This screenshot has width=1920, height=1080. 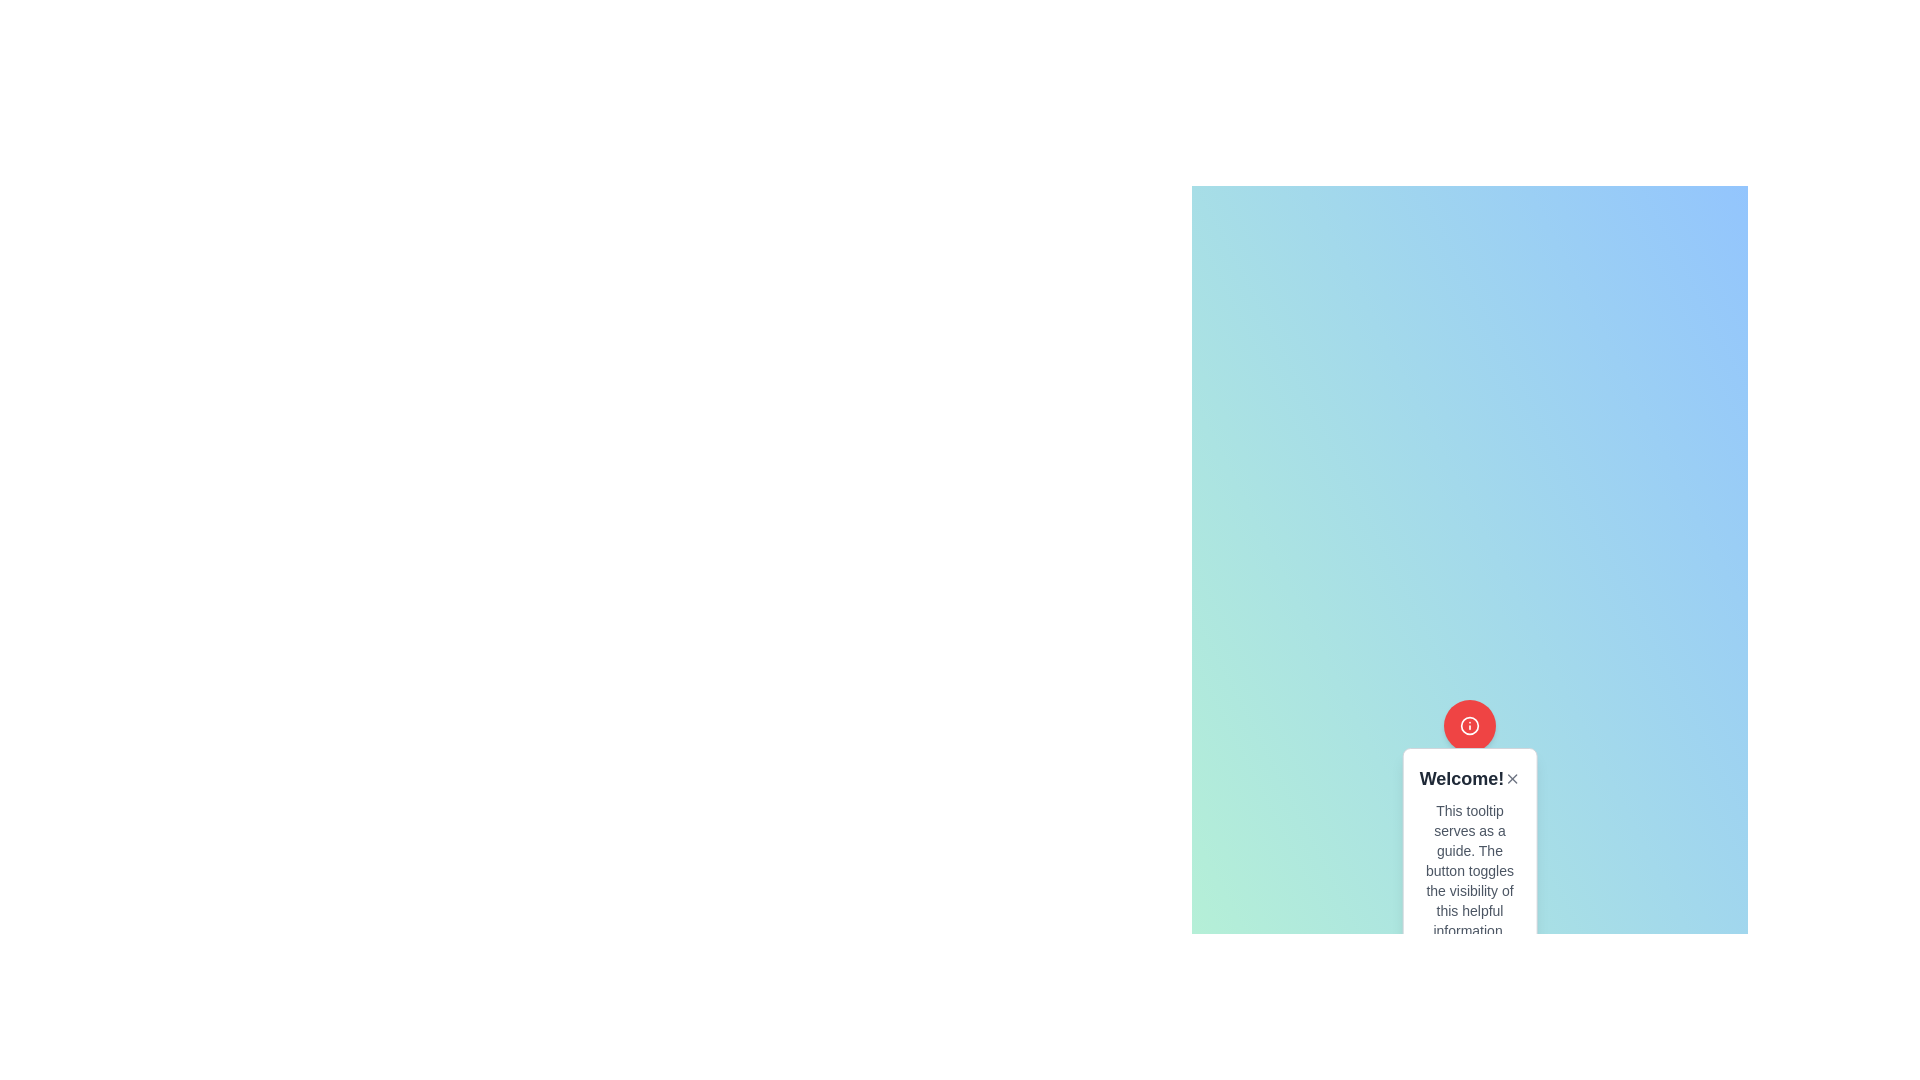 I want to click on the welcoming header static text located at the top section of the tooltip, which is the leftmost element among its siblings, to provide context for the associated information, so click(x=1462, y=778).